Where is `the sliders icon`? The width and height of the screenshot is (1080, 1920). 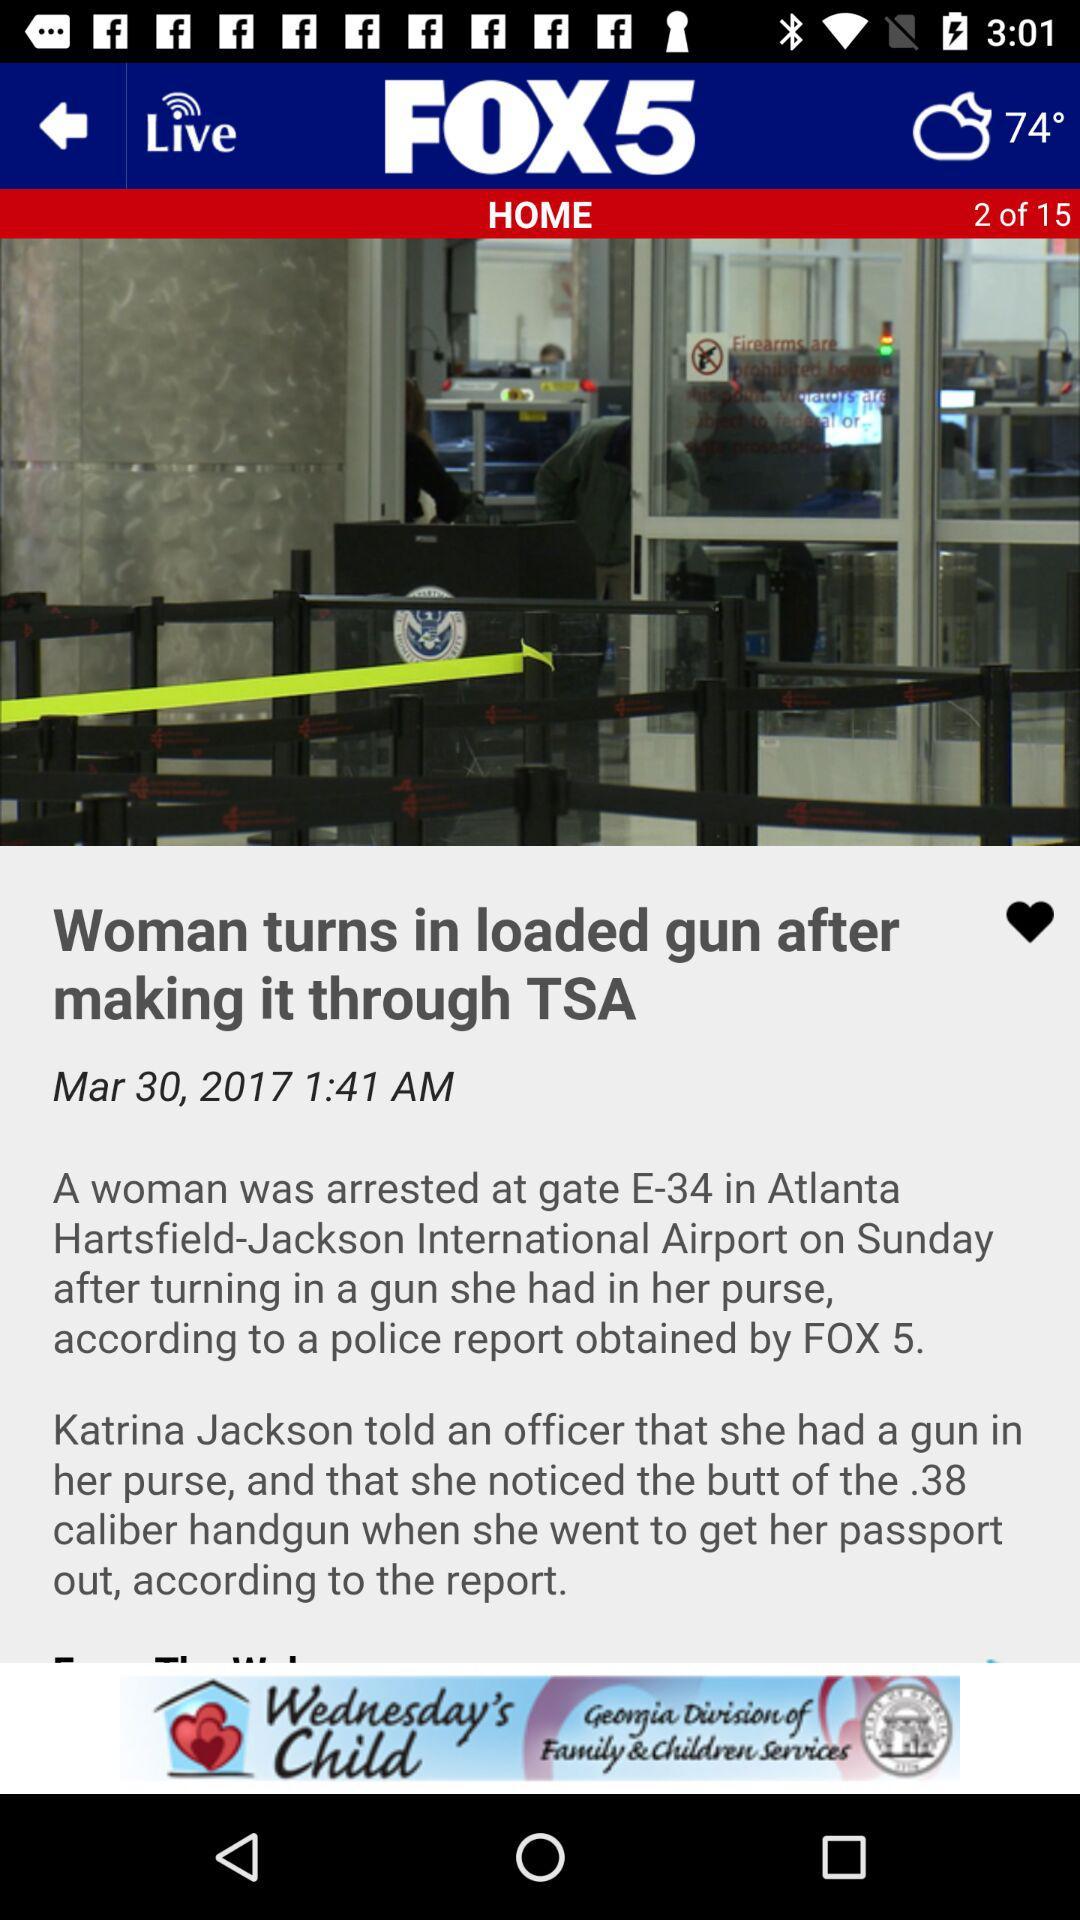
the sliders icon is located at coordinates (540, 124).